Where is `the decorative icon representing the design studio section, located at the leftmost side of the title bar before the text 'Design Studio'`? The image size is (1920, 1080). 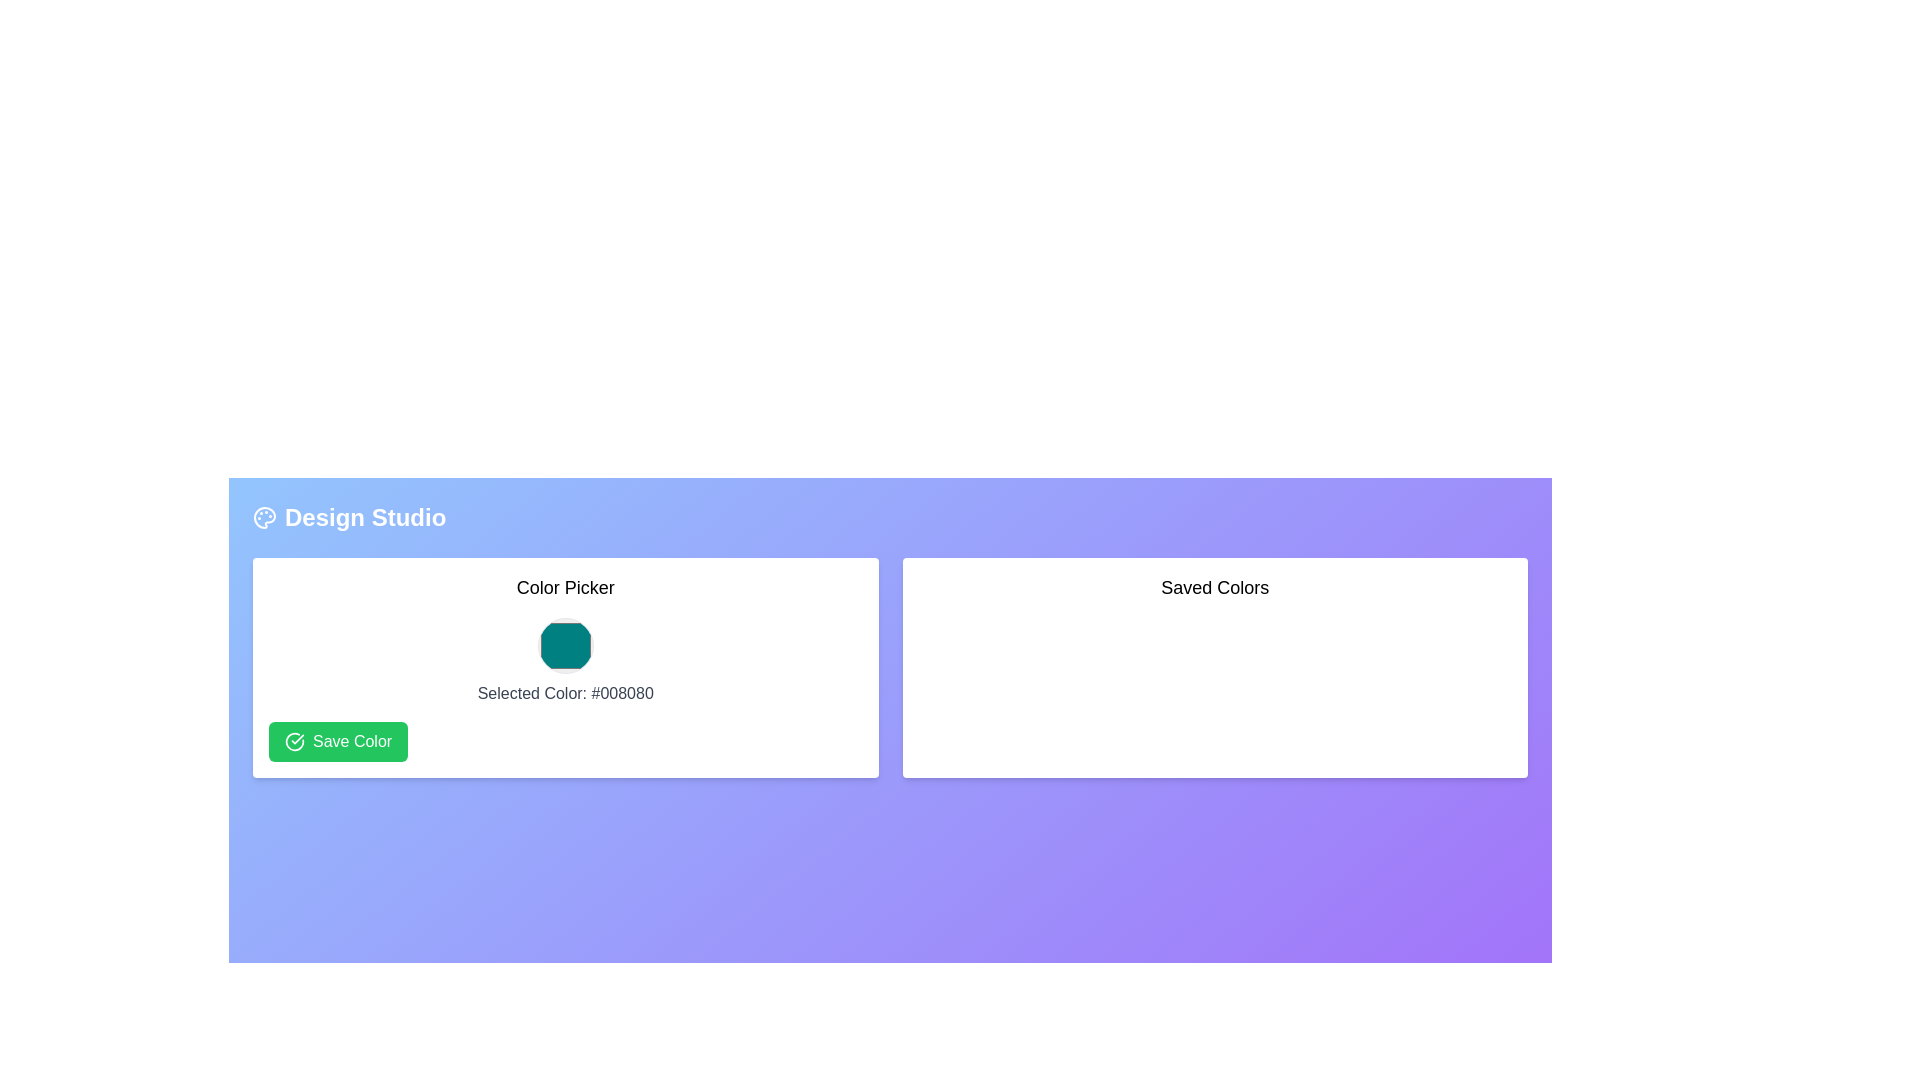 the decorative icon representing the design studio section, located at the leftmost side of the title bar before the text 'Design Studio' is located at coordinates (263, 516).